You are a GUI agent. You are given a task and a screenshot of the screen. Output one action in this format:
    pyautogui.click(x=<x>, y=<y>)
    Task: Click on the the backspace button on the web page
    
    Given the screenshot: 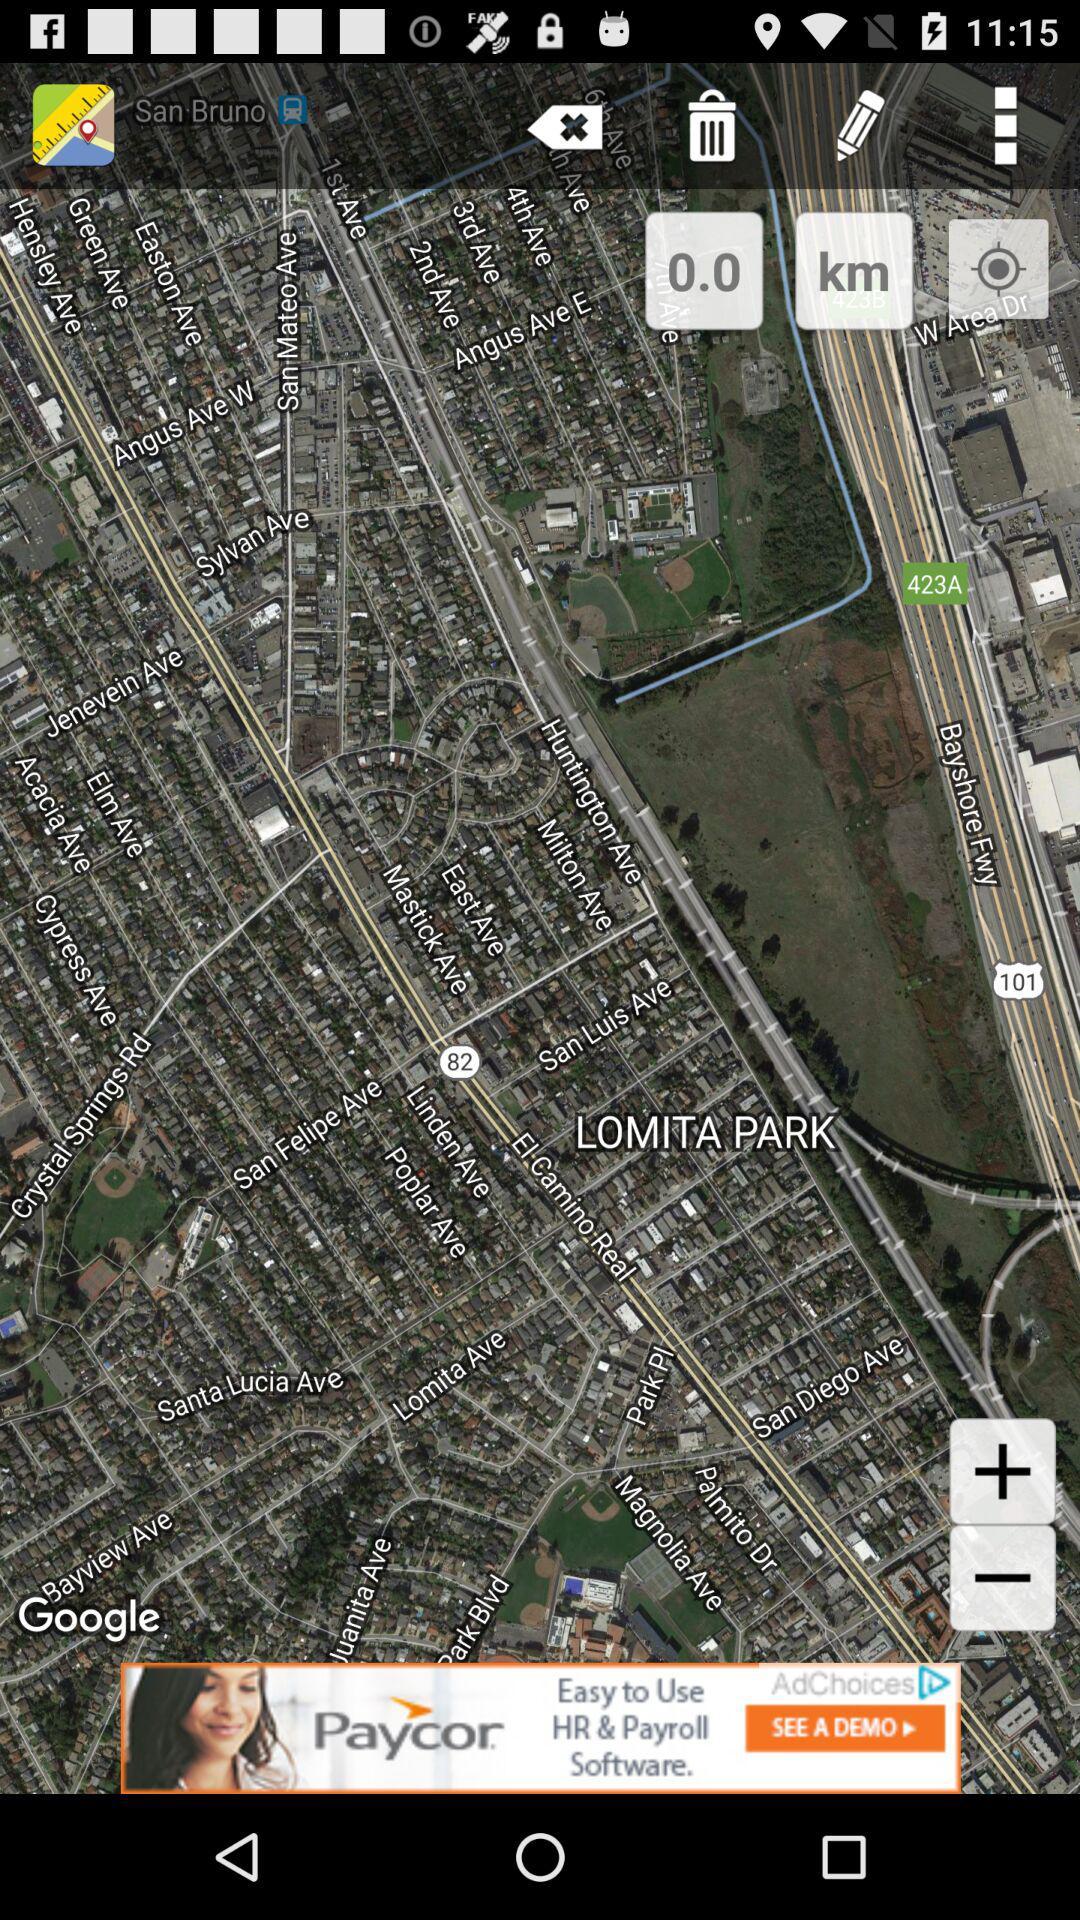 What is the action you would take?
    pyautogui.click(x=565, y=124)
    